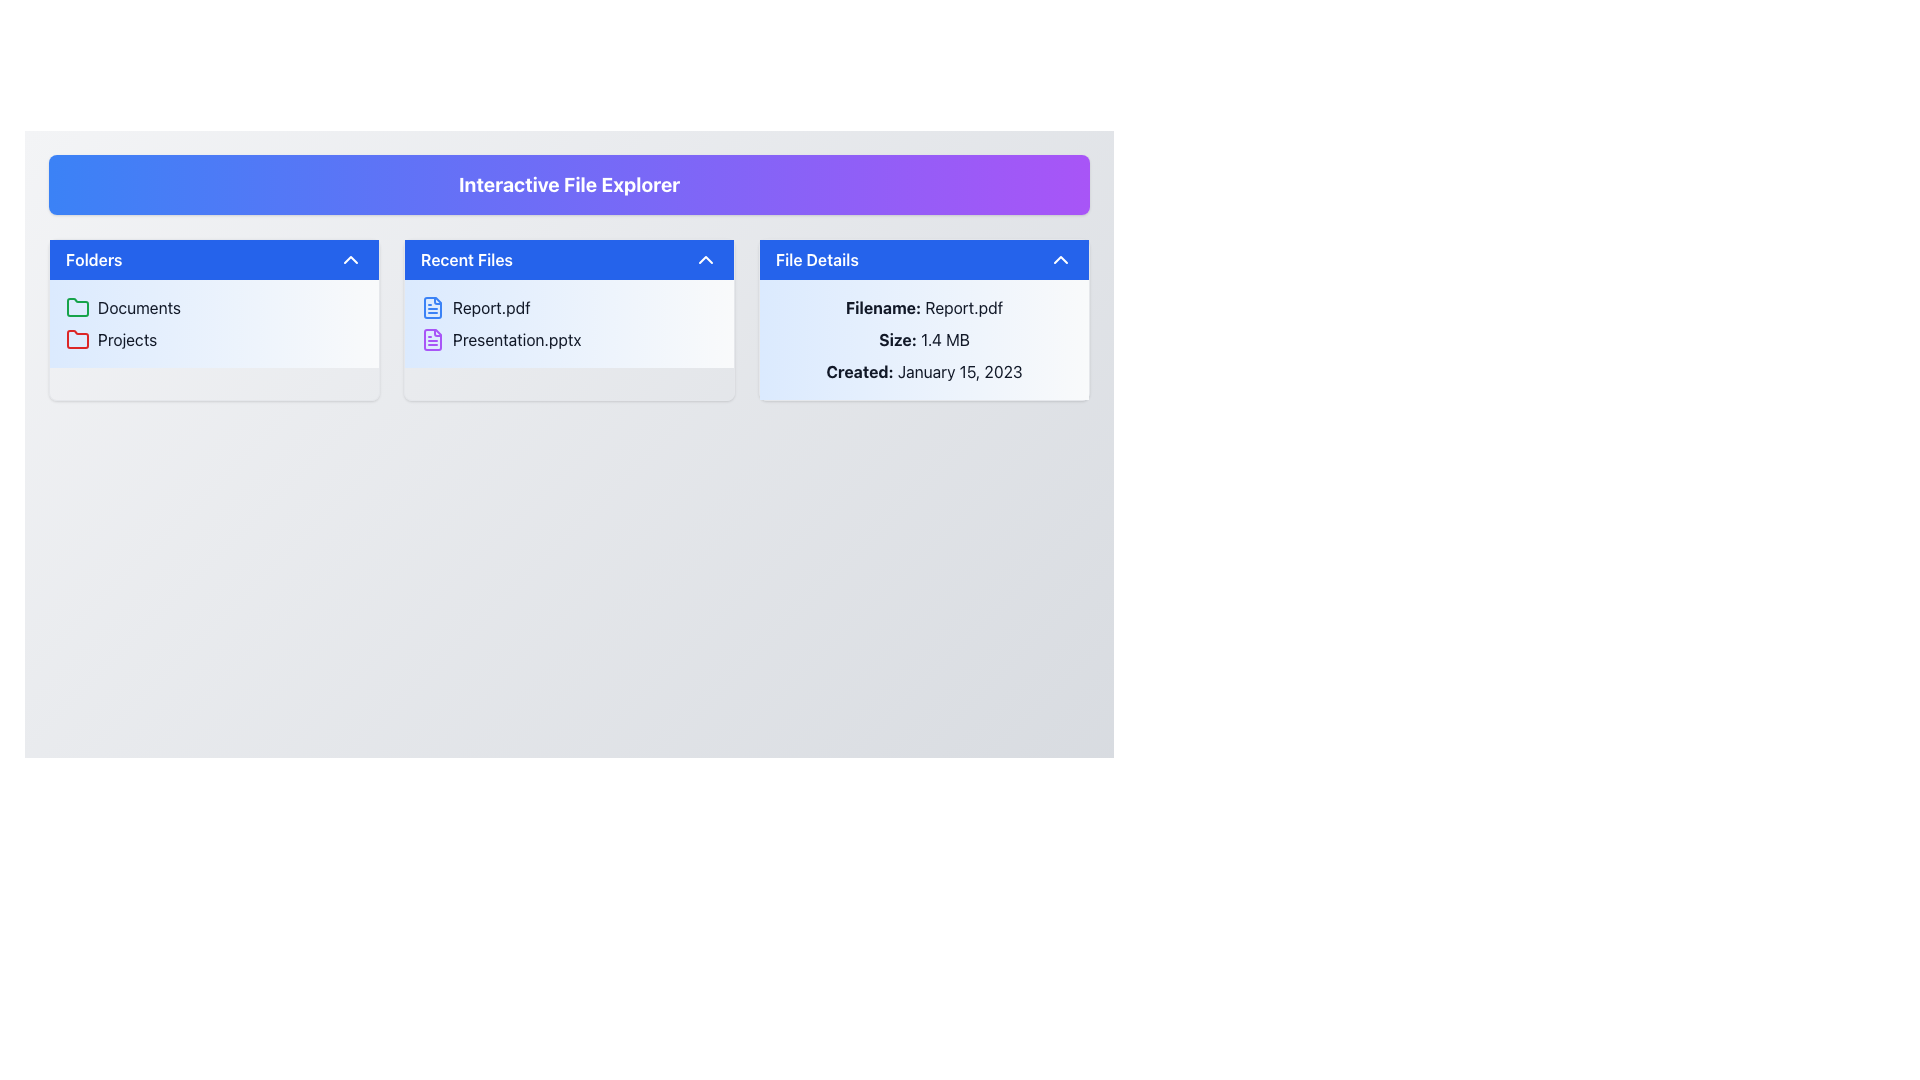 The width and height of the screenshot is (1920, 1080). Describe the element at coordinates (923, 338) in the screenshot. I see `the Text display area in the 'File Details' section that shows filename, size, and creation date information` at that location.